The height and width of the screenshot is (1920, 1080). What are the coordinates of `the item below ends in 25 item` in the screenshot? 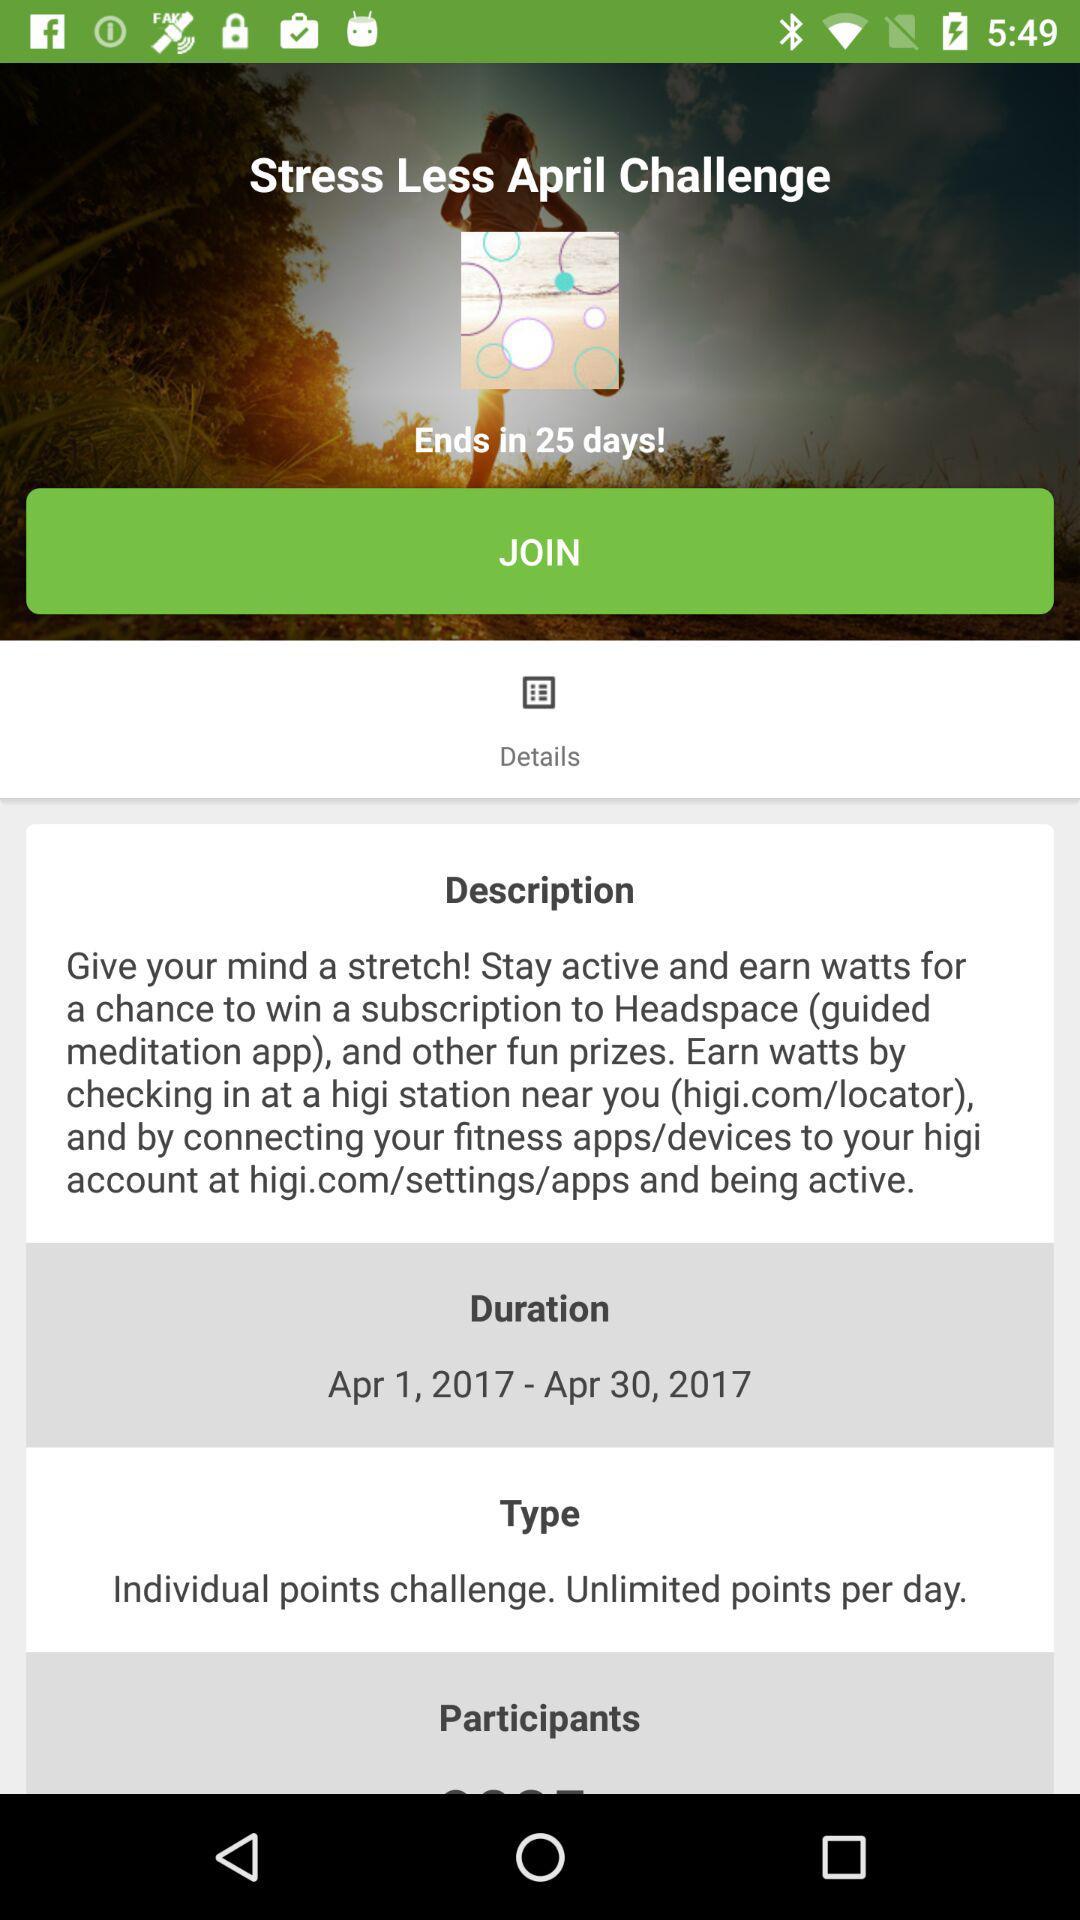 It's located at (540, 551).